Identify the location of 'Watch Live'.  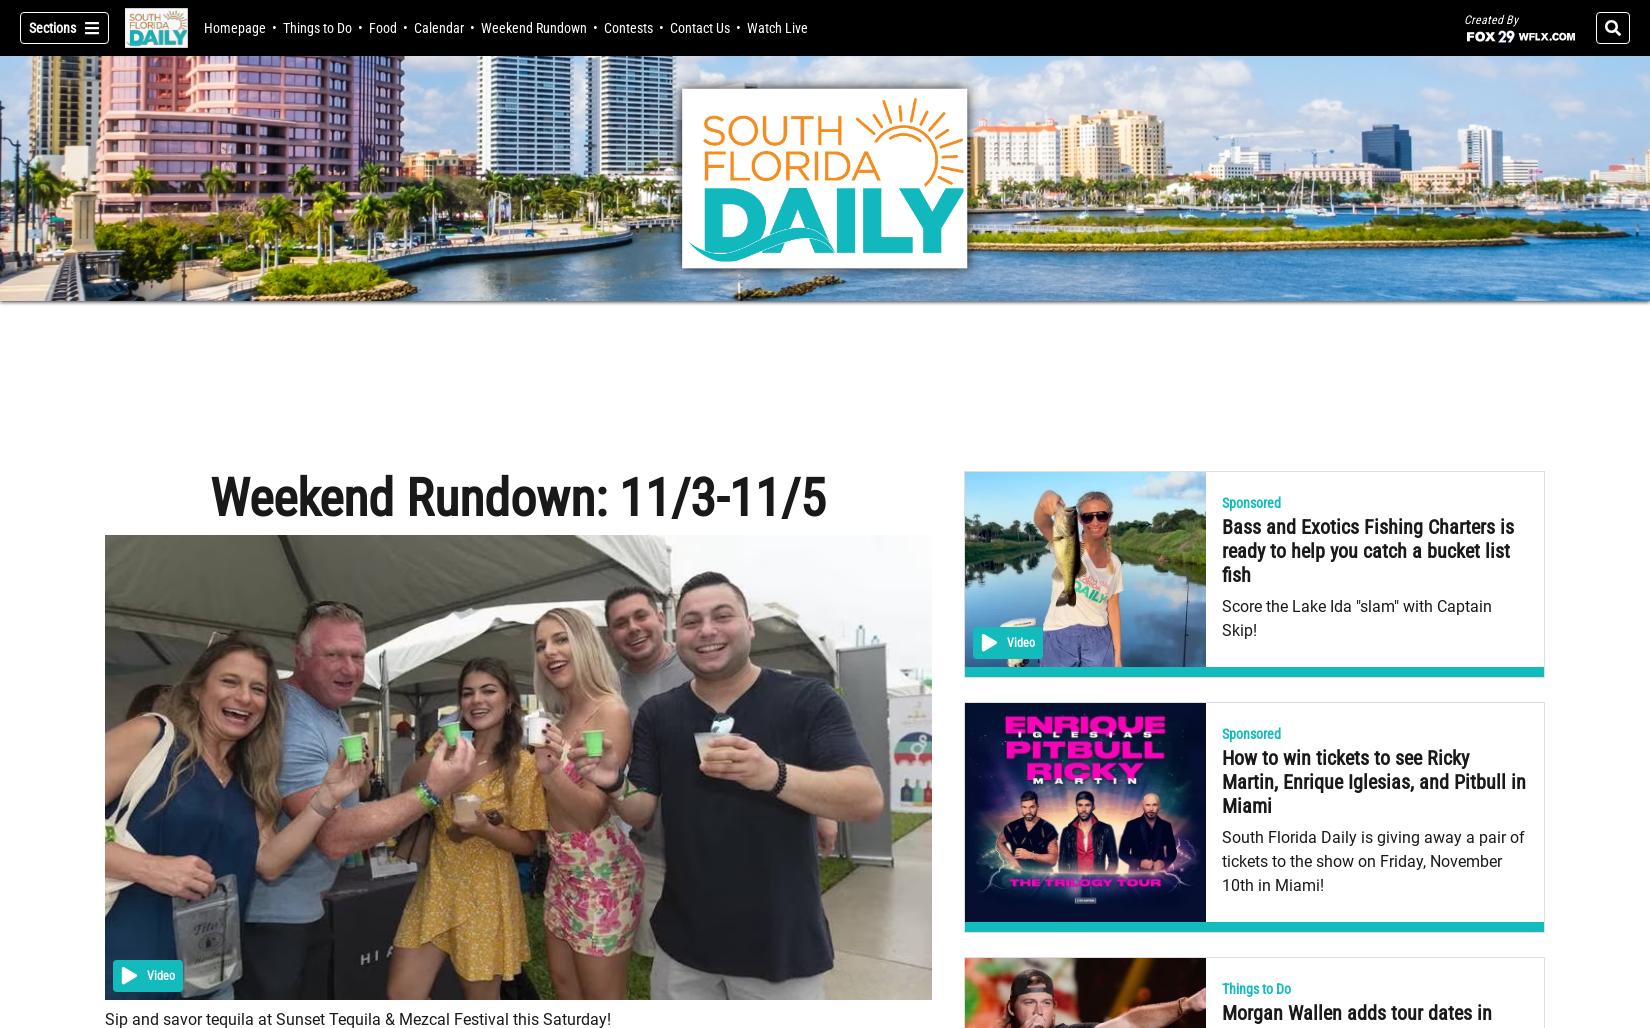
(776, 27).